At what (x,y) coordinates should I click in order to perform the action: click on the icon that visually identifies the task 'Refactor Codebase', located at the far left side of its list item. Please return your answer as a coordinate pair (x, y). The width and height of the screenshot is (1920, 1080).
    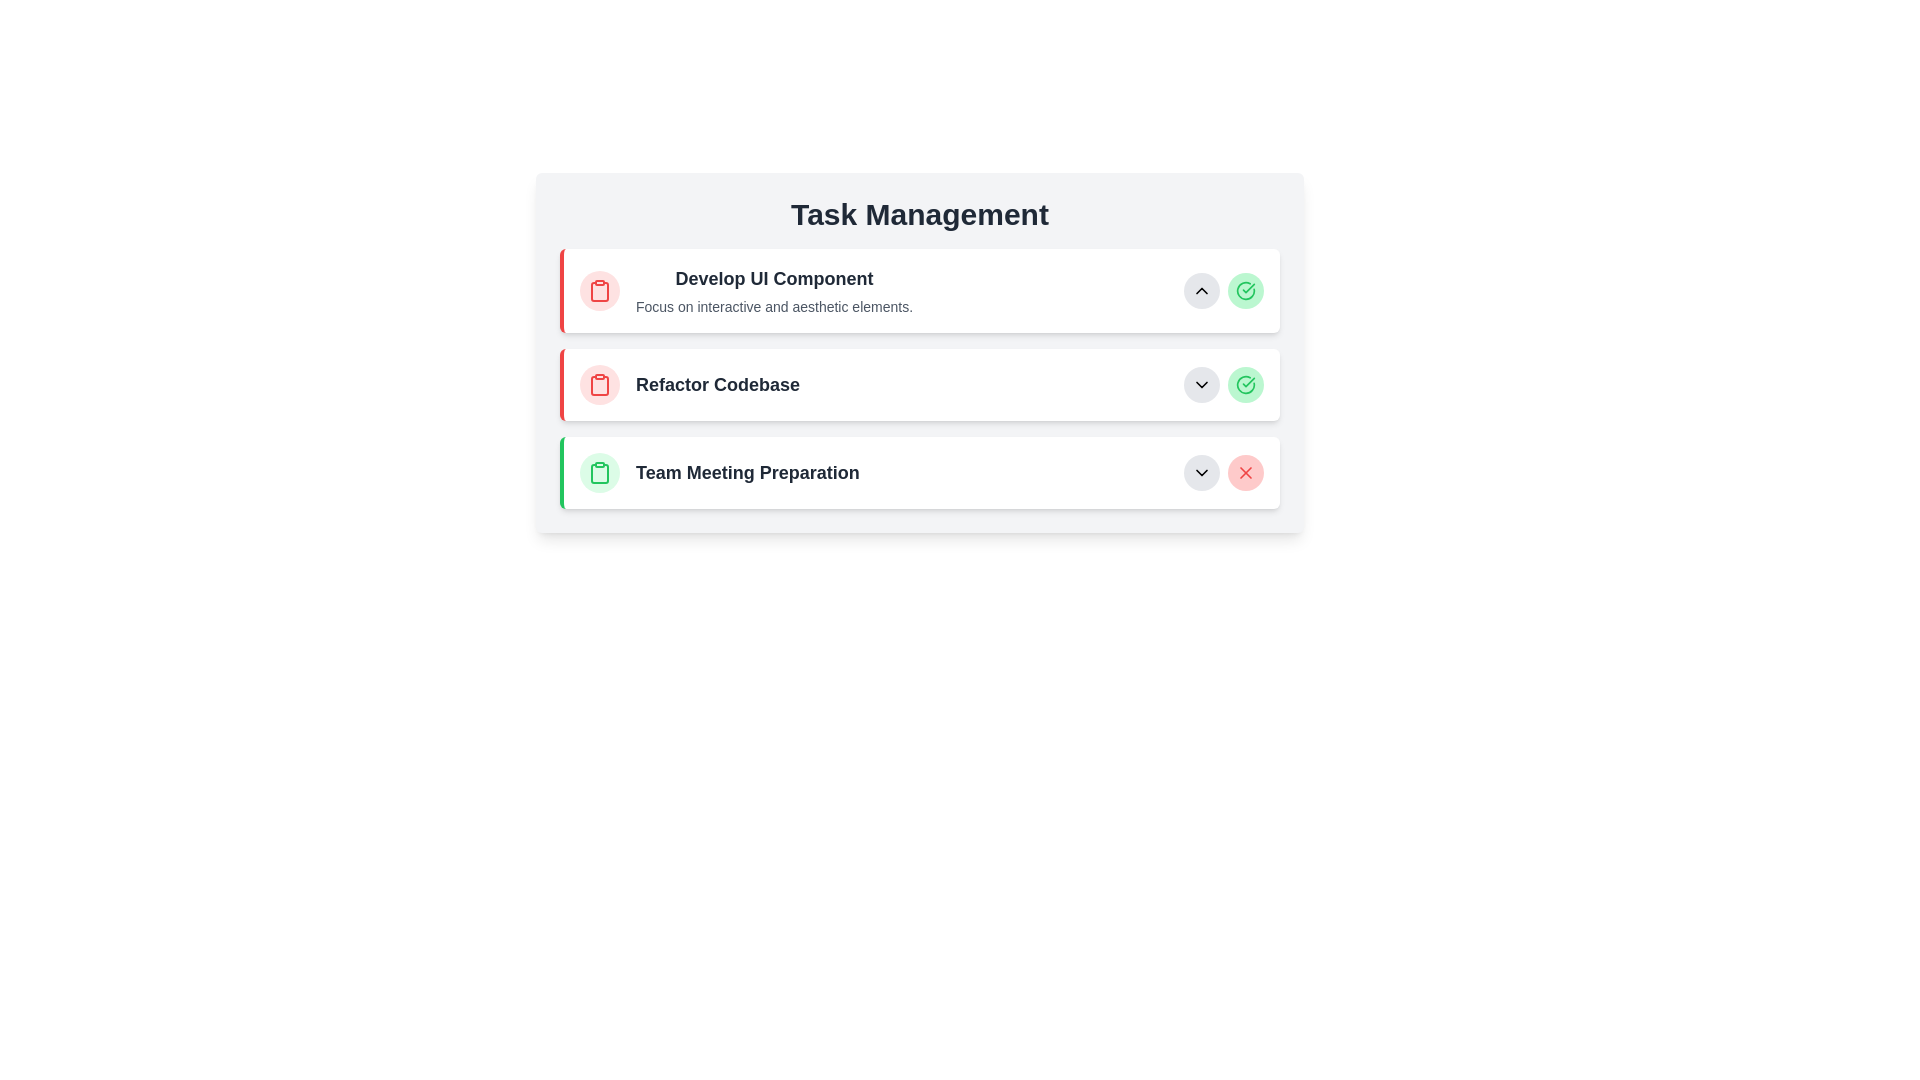
    Looking at the image, I should click on (599, 385).